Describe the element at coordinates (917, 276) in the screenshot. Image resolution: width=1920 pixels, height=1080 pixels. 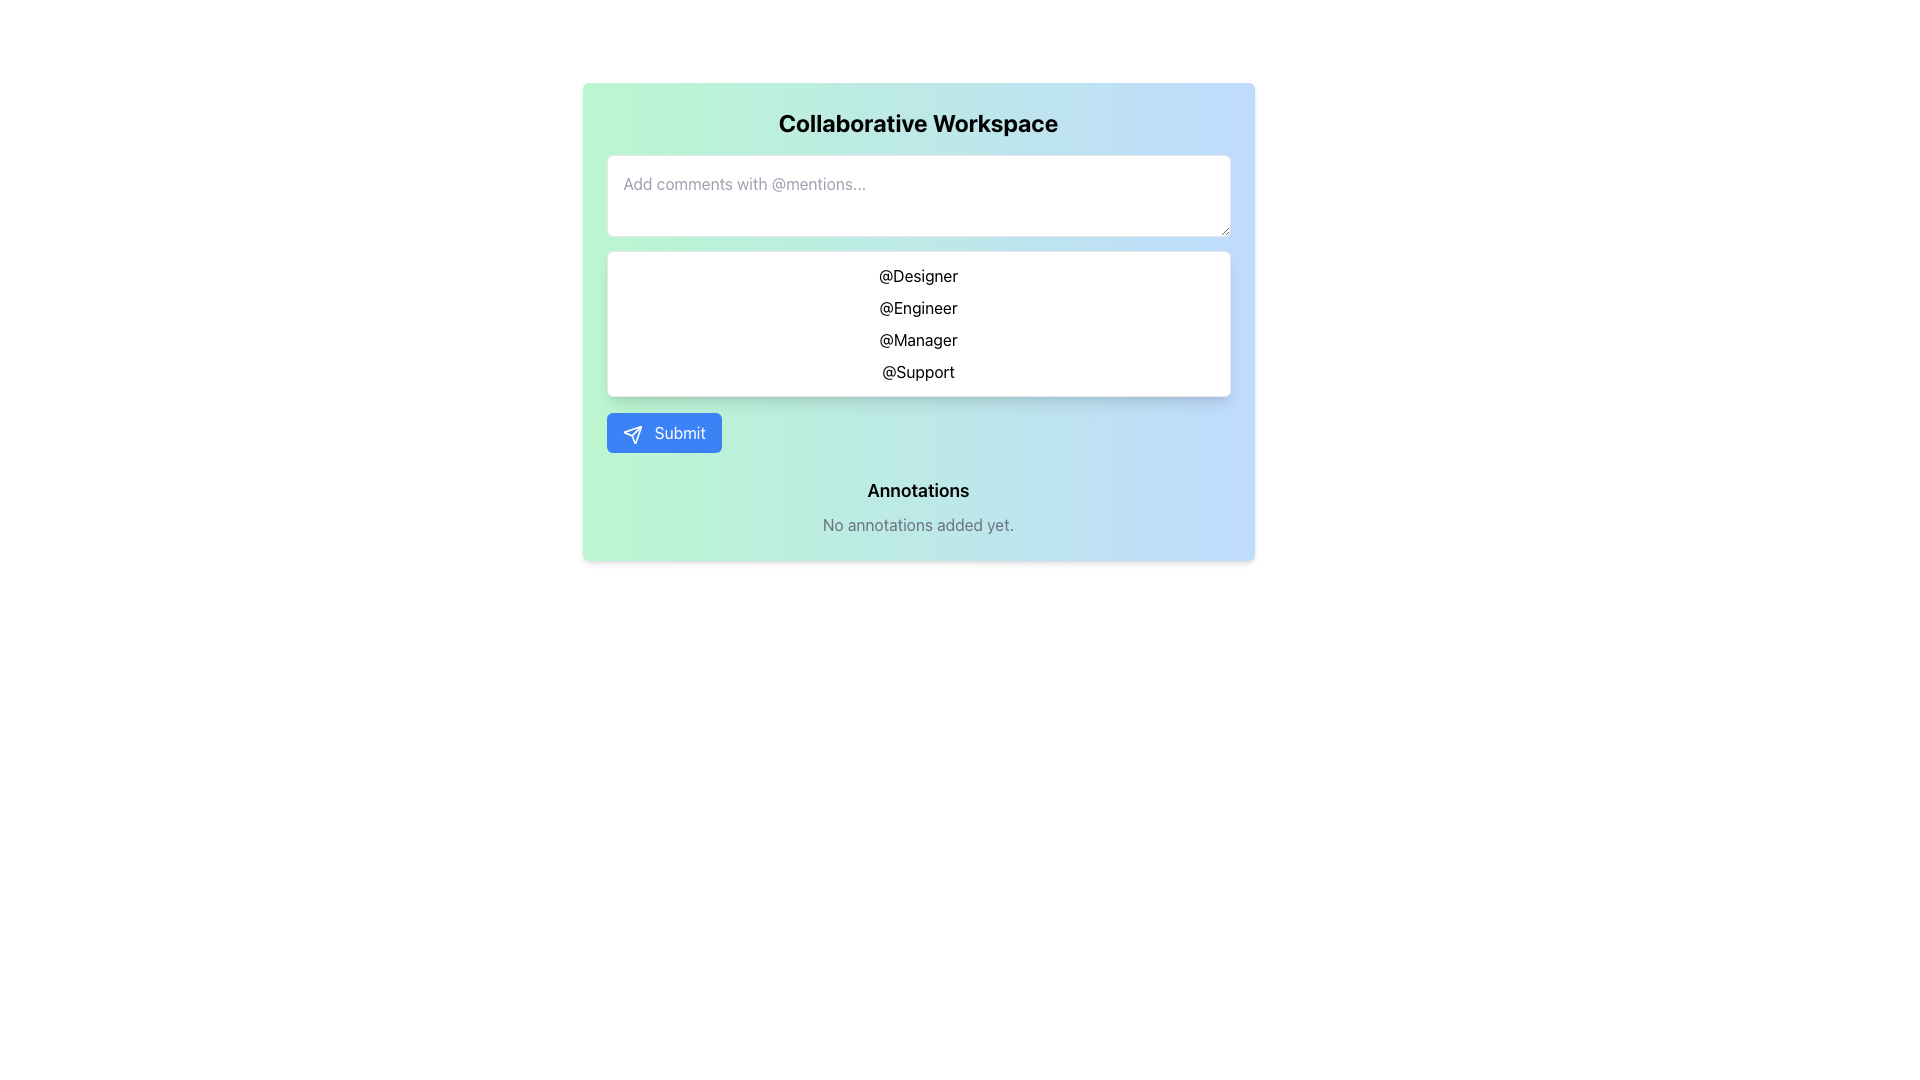
I see `the first selectable user or tag option in the autocomplete dropdown` at that location.